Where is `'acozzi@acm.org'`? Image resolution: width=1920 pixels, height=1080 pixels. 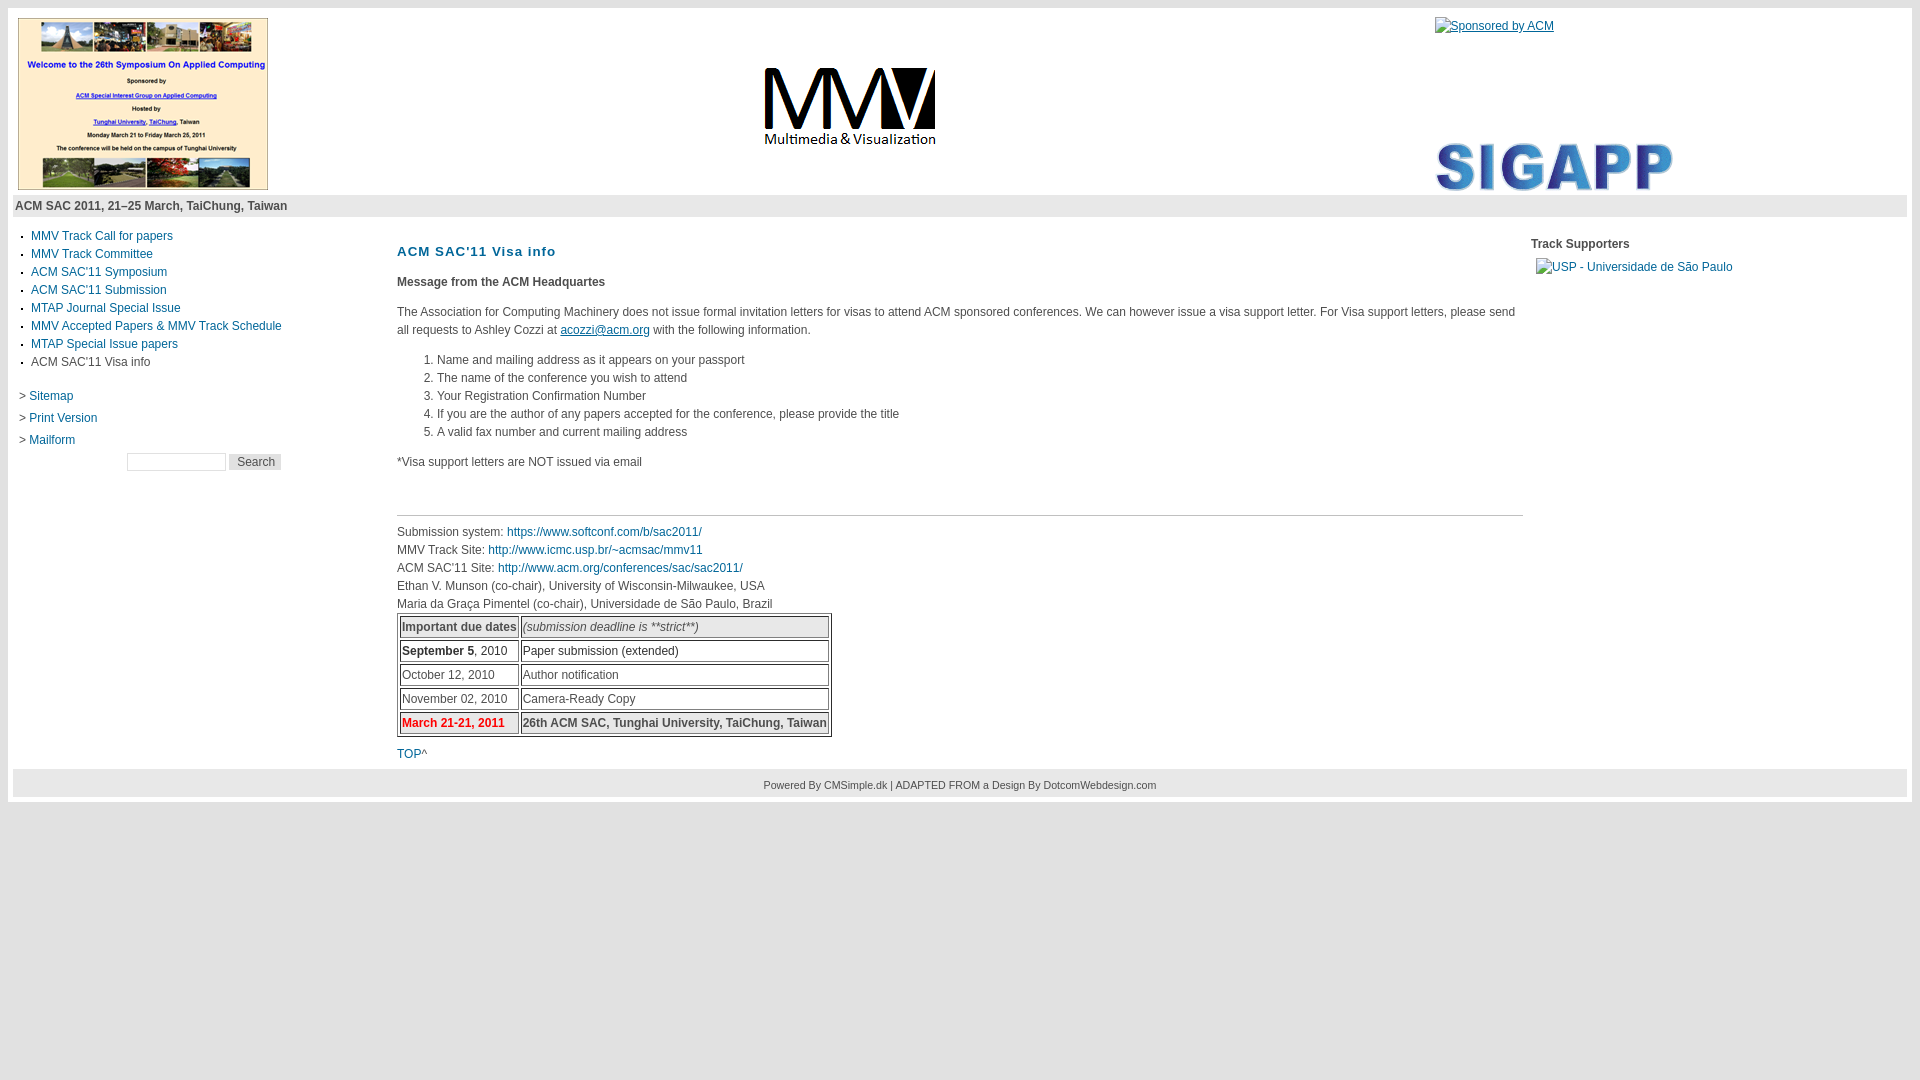
'acozzi@acm.org' is located at coordinates (603, 329).